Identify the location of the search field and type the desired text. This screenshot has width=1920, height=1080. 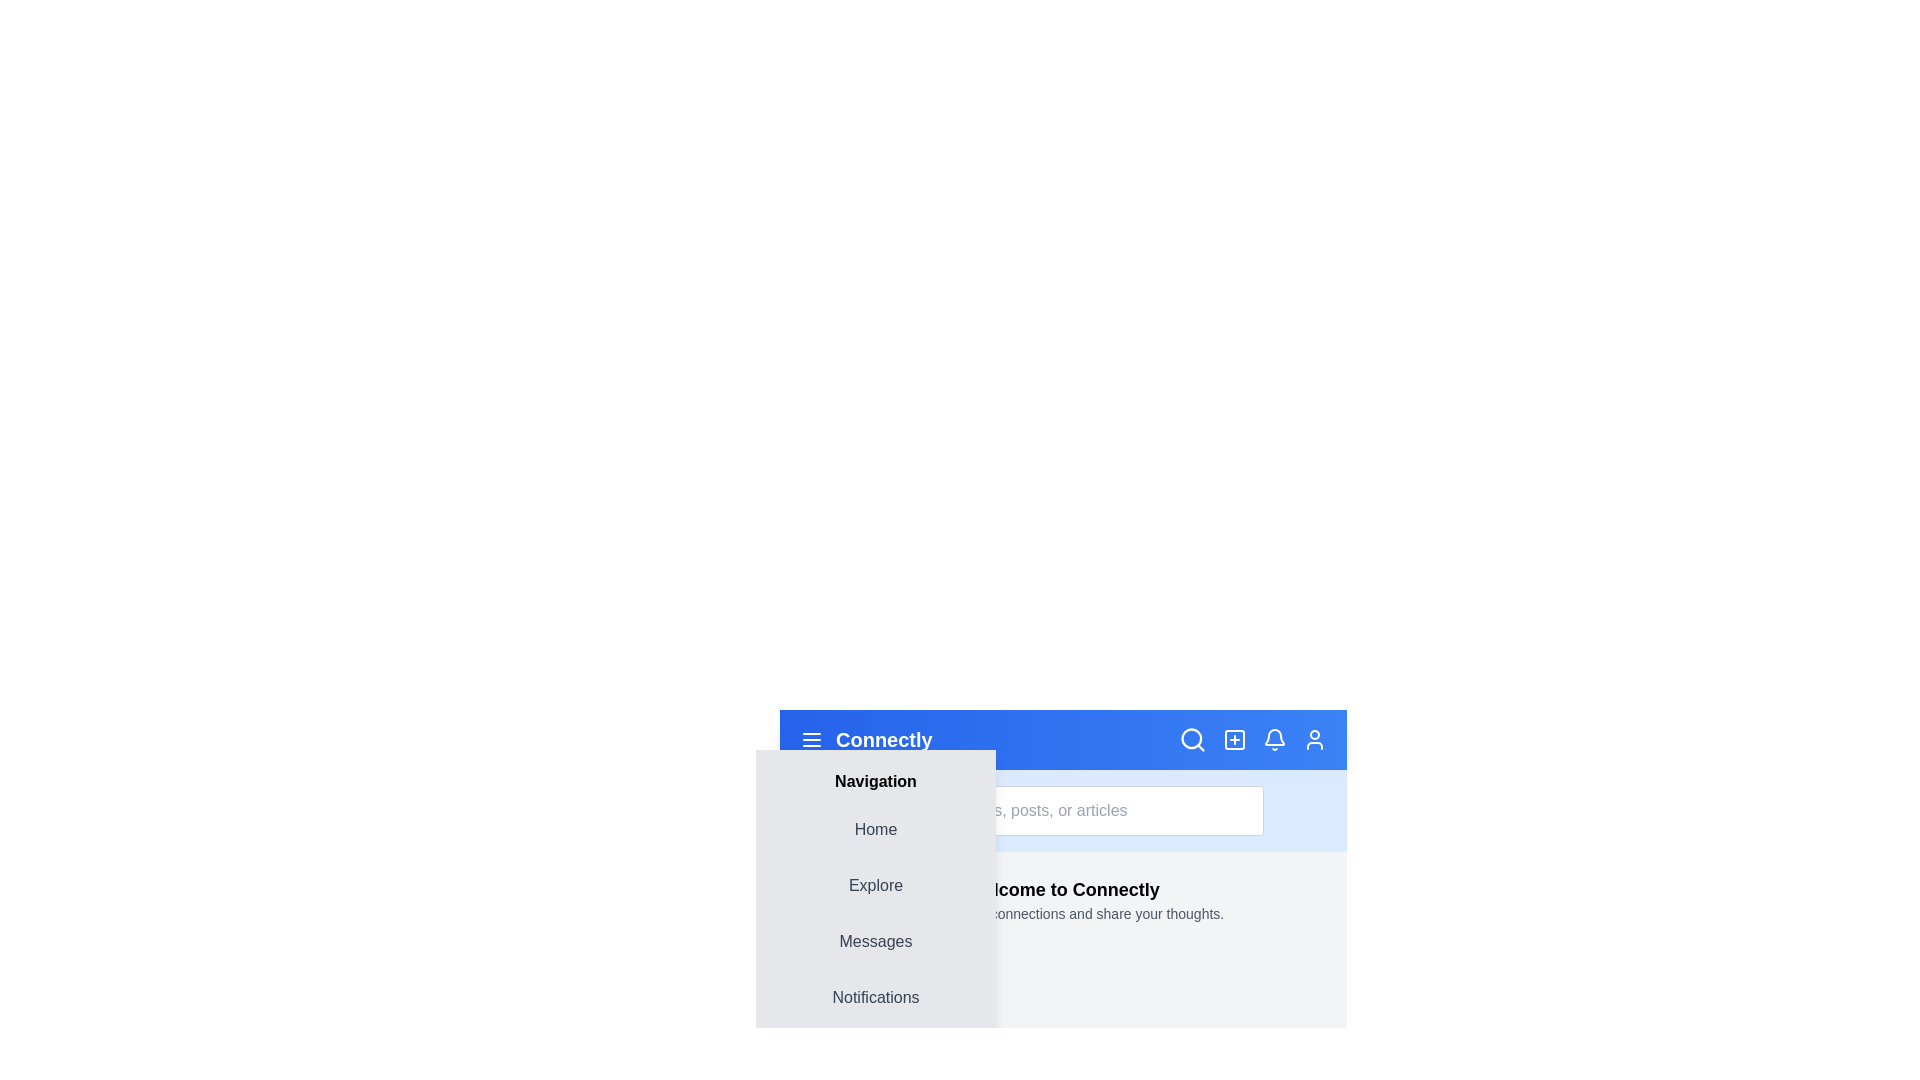
(1062, 810).